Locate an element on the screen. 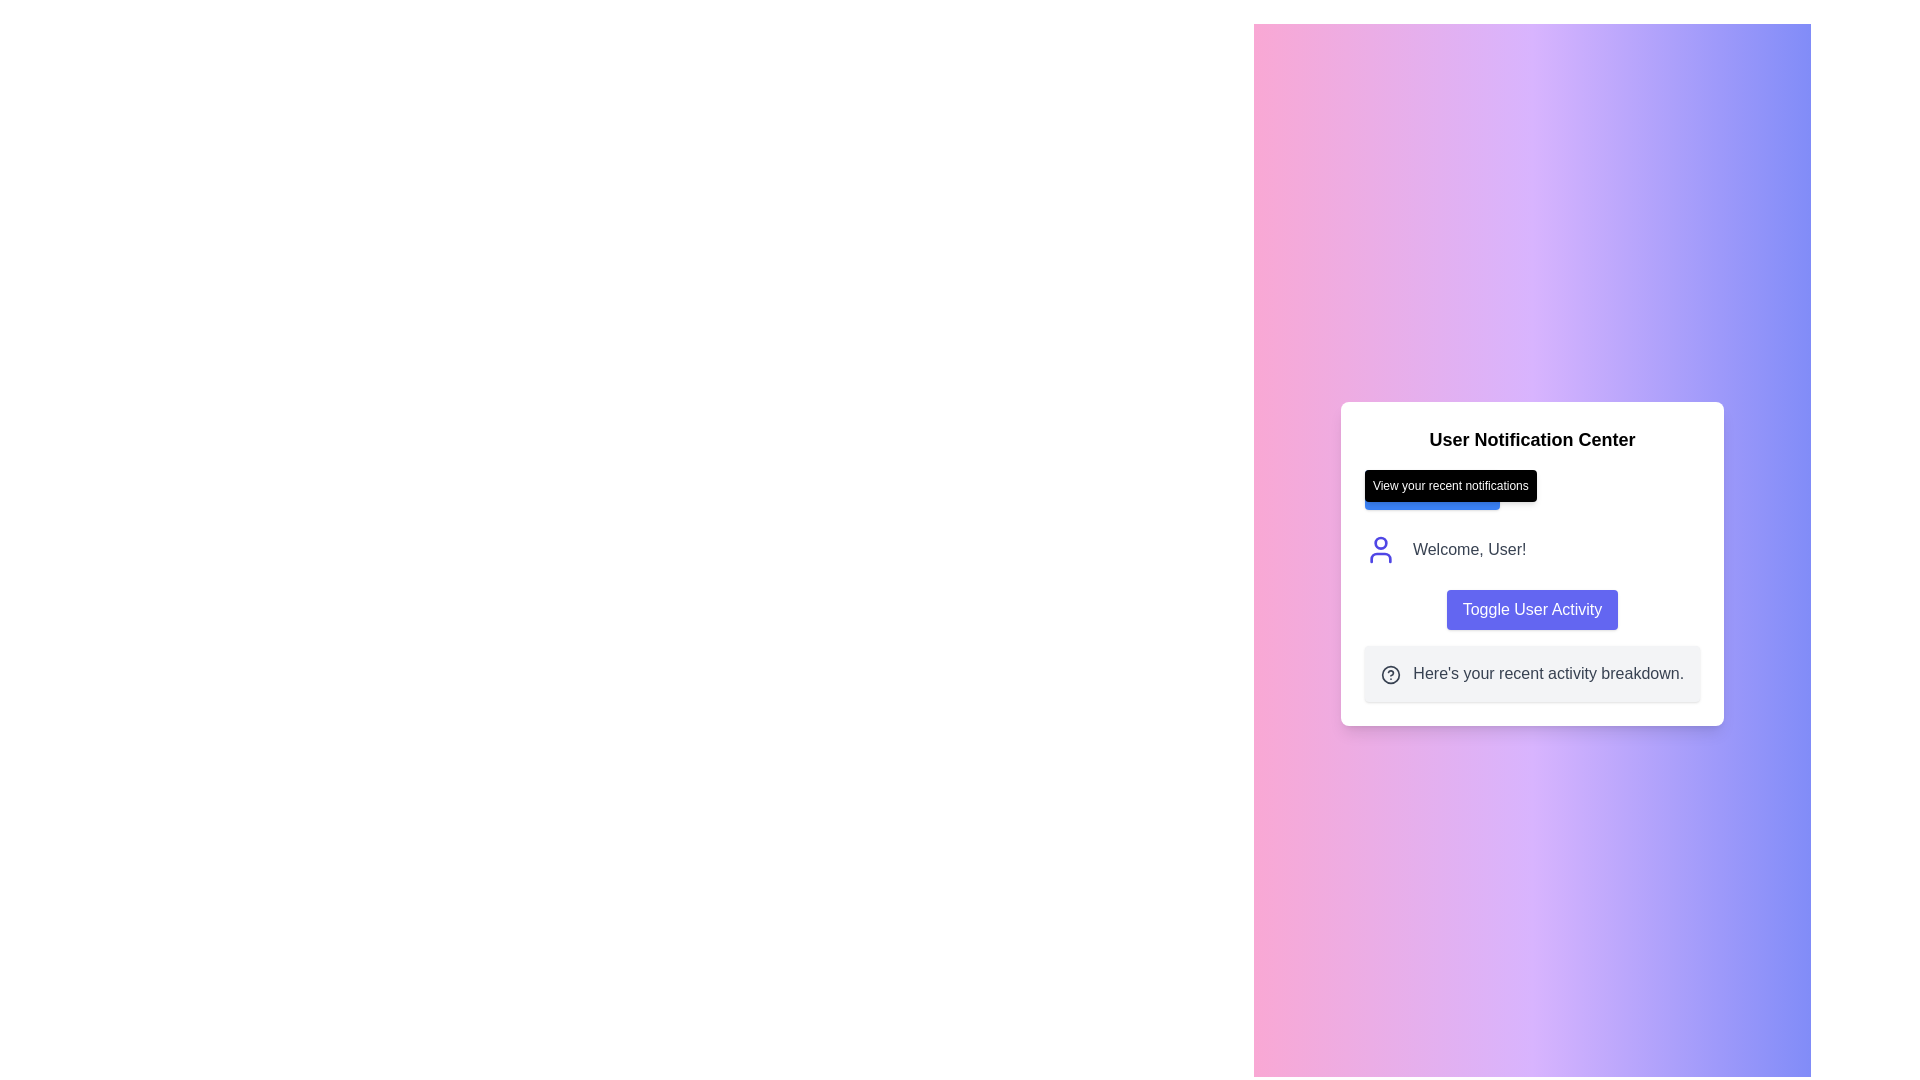 Image resolution: width=1920 pixels, height=1080 pixels. the circular head component of the user profile icon within the notification center interface, which is positioned above the shoulder shape and directly above the text 'Welcome, User!' is located at coordinates (1379, 543).